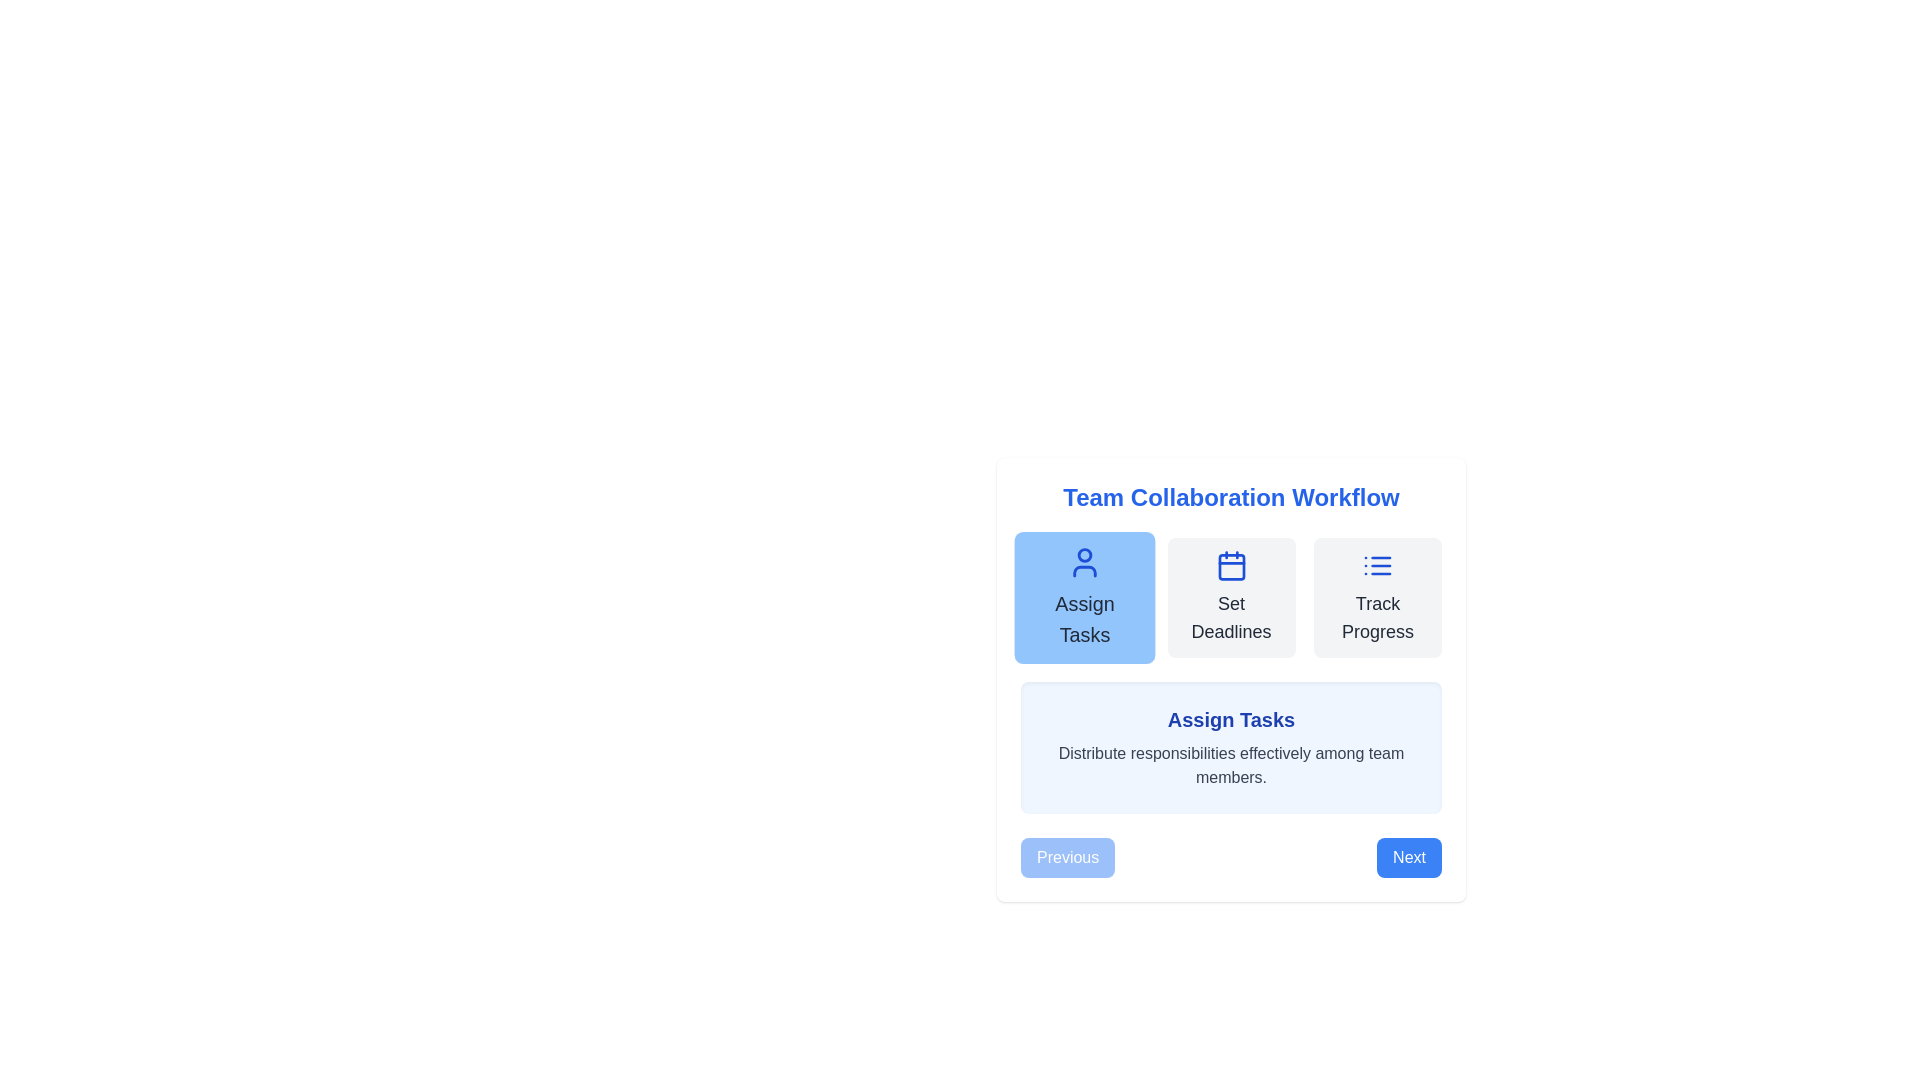  I want to click on the second rectangular icon with rounded corners, which is styled with a light background color, so click(1230, 567).